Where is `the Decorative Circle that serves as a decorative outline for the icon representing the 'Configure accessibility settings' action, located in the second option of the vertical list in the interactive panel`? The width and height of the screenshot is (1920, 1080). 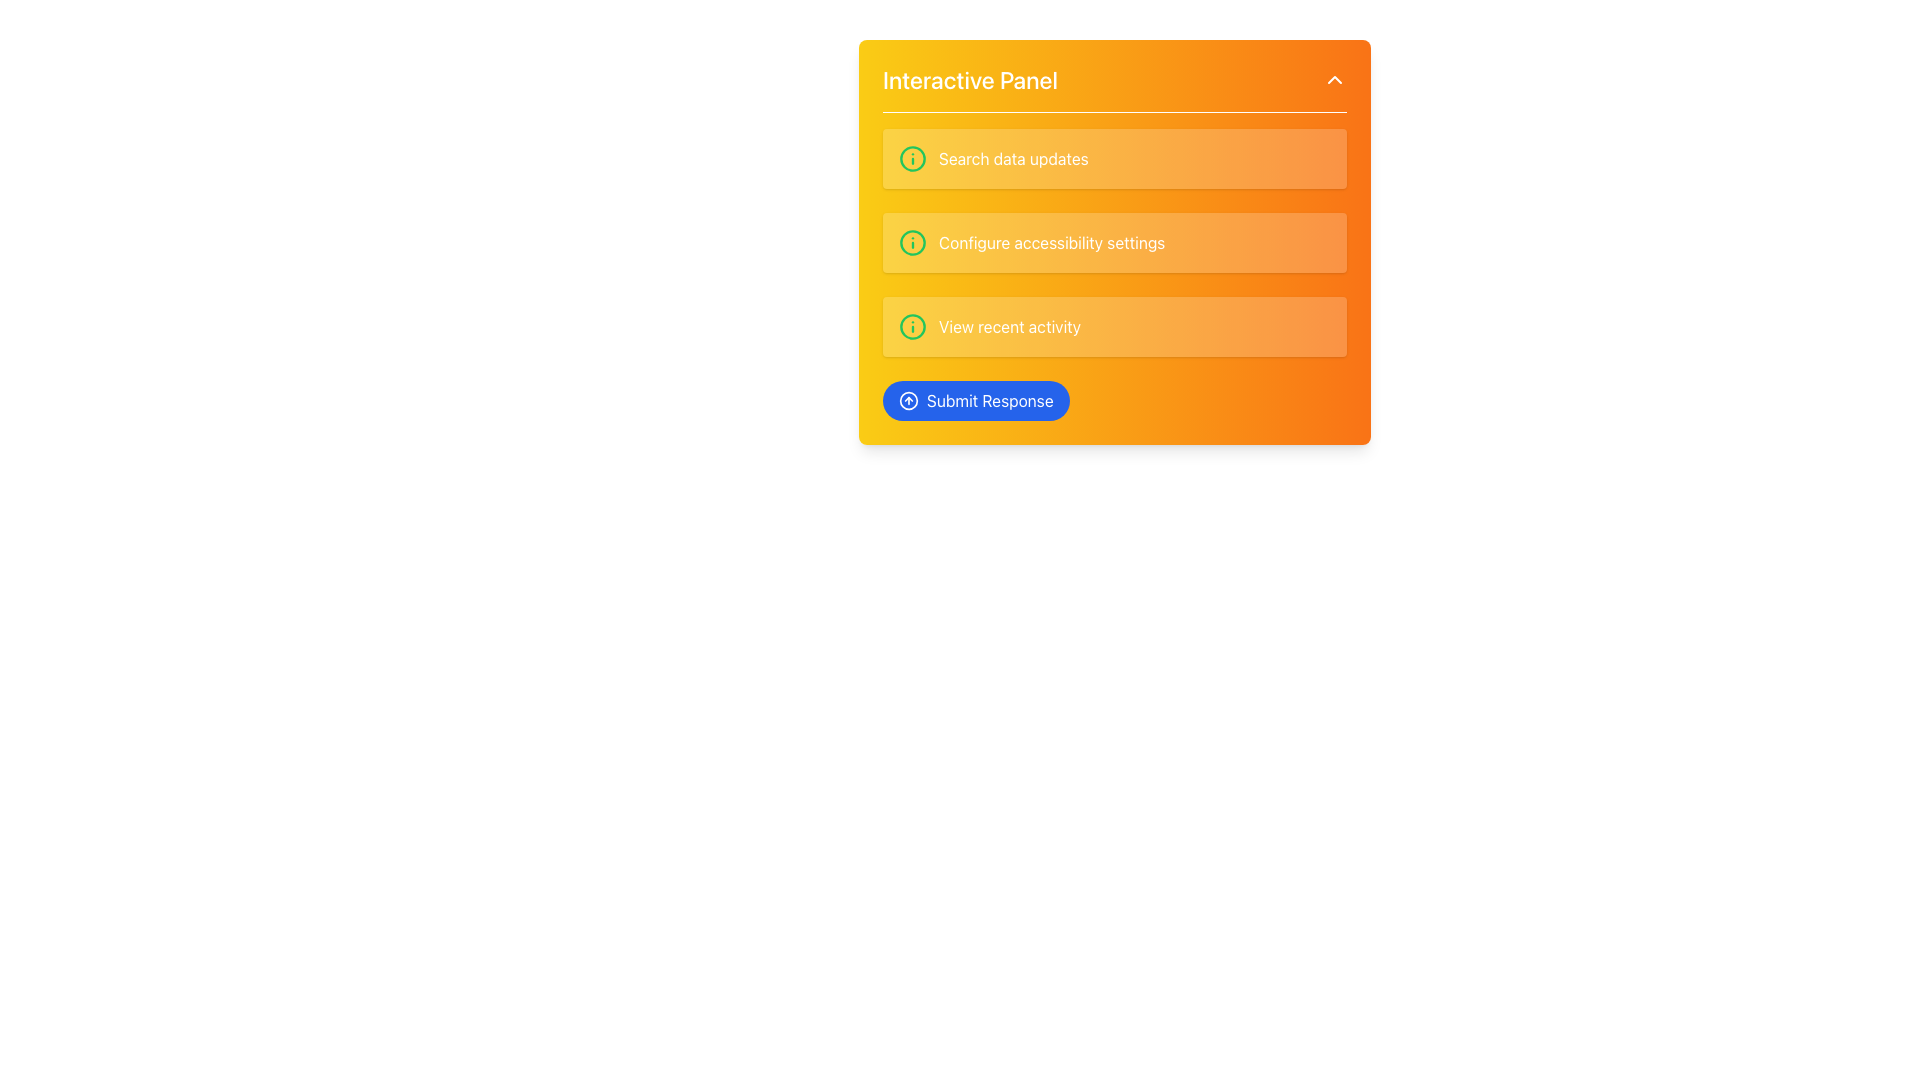
the Decorative Circle that serves as a decorative outline for the icon representing the 'Configure accessibility settings' action, located in the second option of the vertical list in the interactive panel is located at coordinates (911, 242).